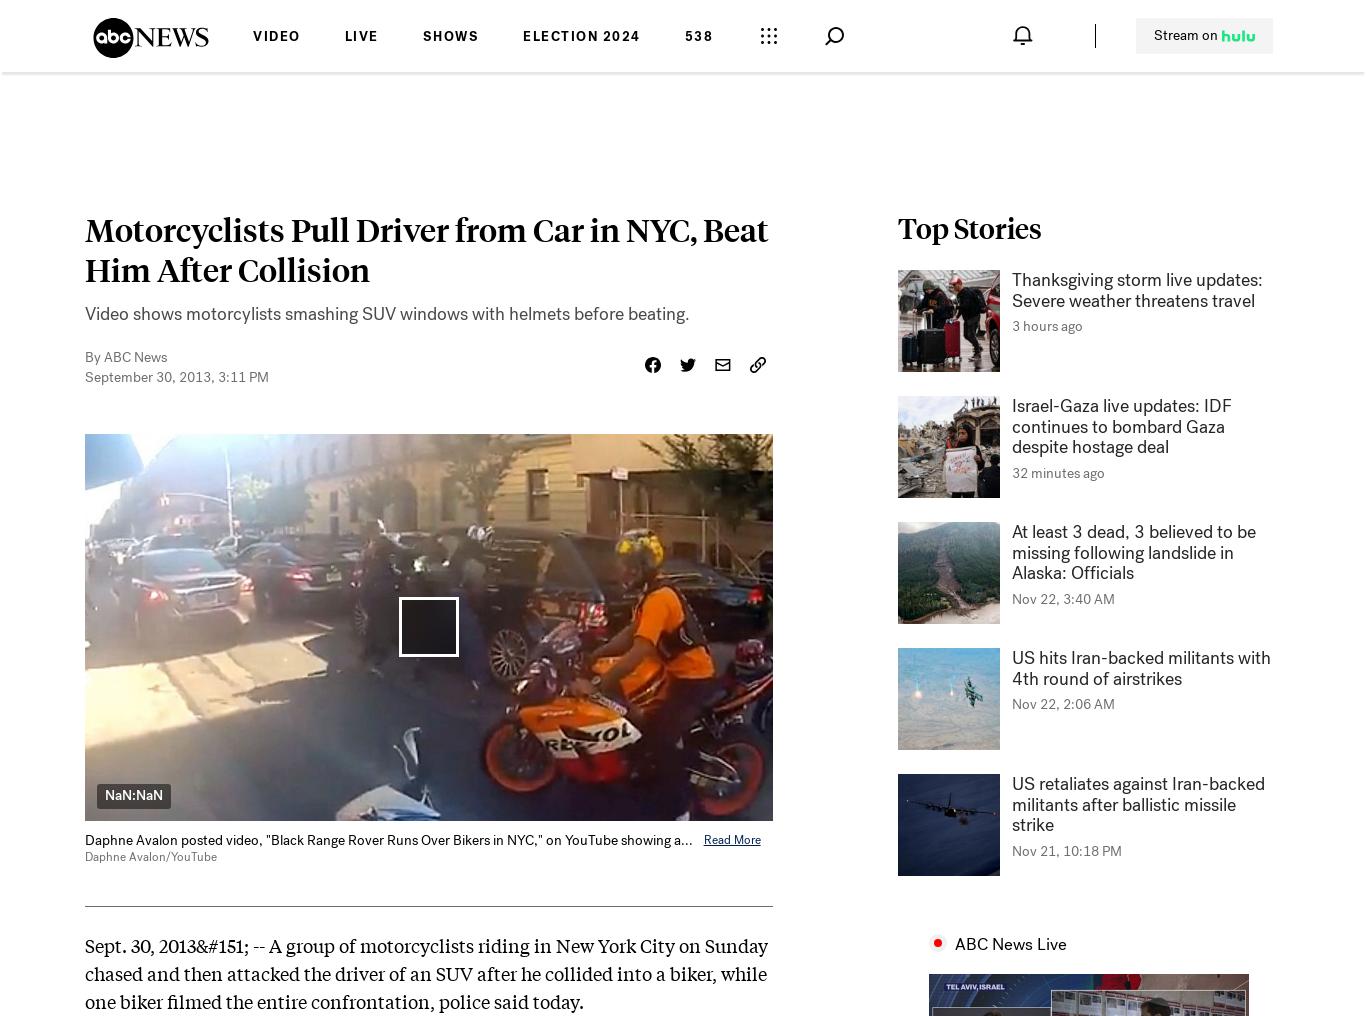 Image resolution: width=1366 pixels, height=1016 pixels. What do you see at coordinates (84, 942) in the screenshot?
I see `'Sept. 30, 2013&#151; --'` at bounding box center [84, 942].